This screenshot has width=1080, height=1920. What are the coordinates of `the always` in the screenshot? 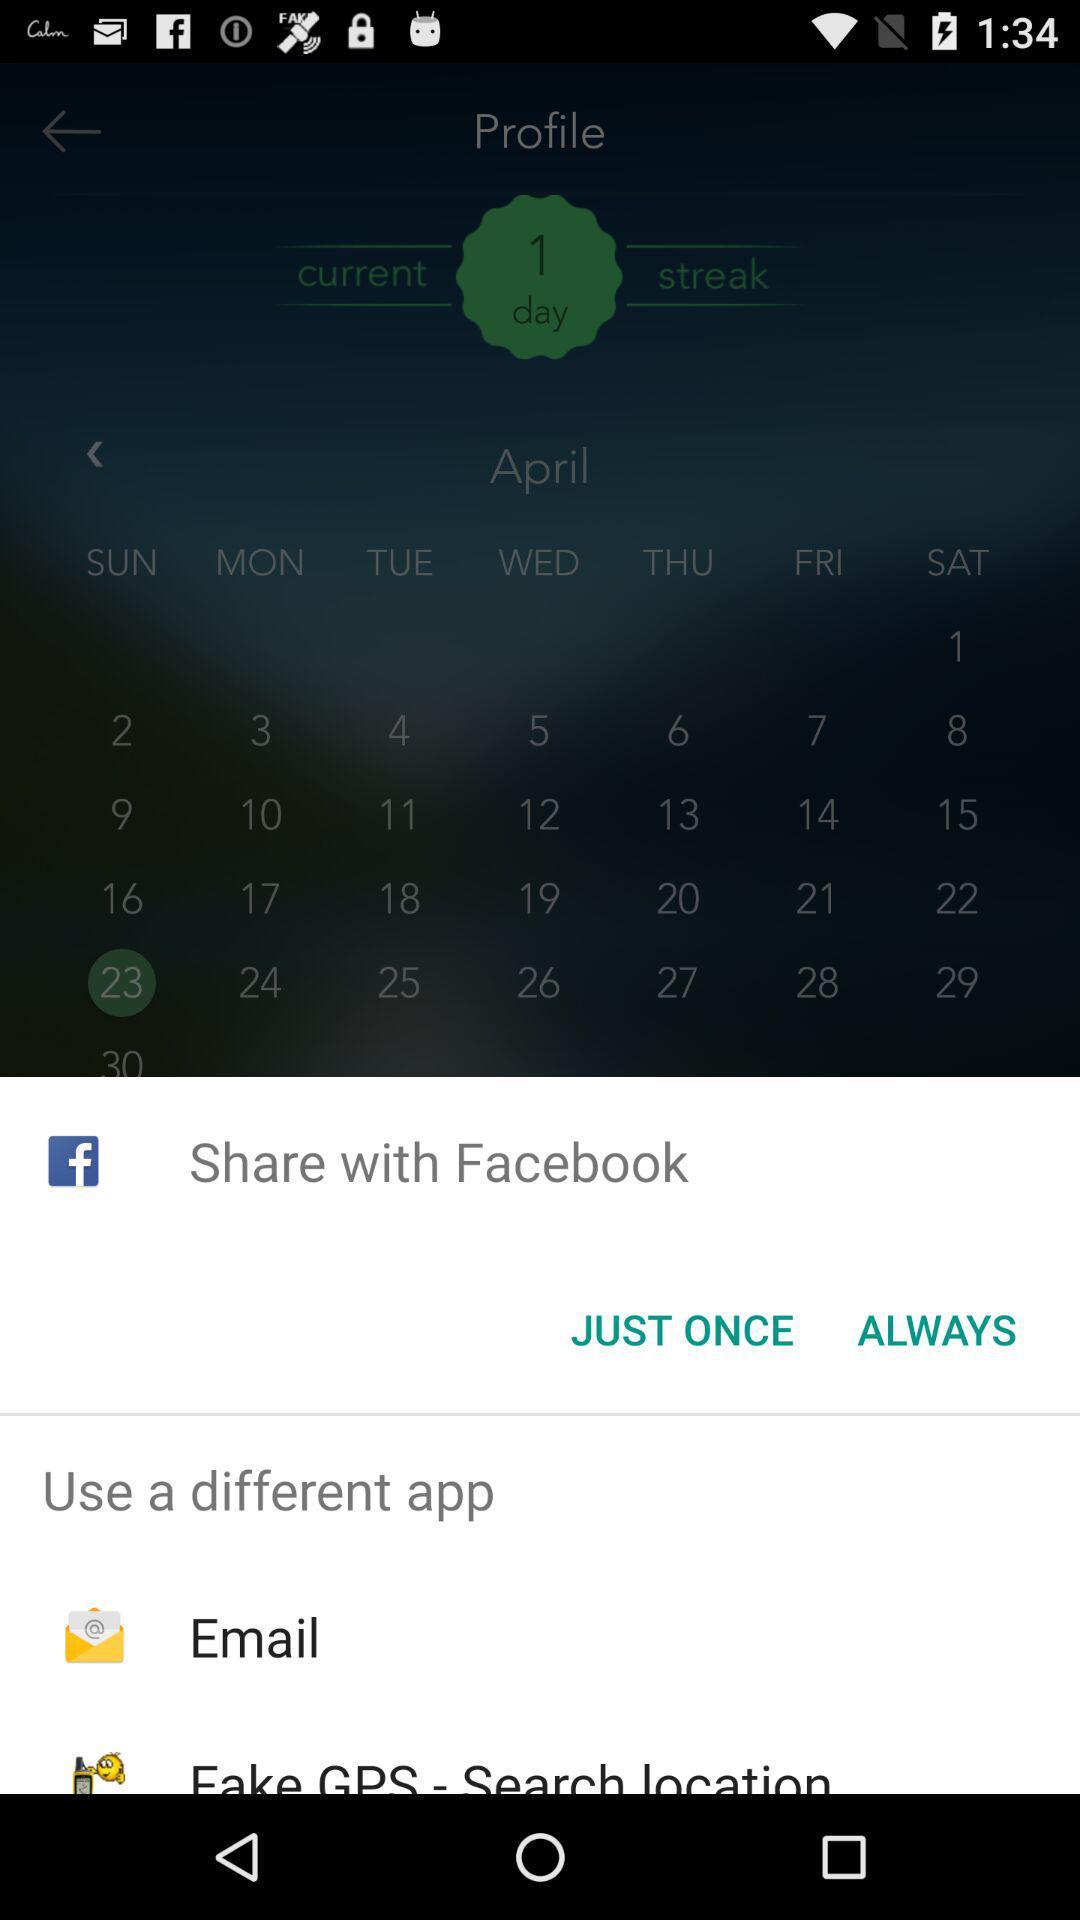 It's located at (937, 1329).